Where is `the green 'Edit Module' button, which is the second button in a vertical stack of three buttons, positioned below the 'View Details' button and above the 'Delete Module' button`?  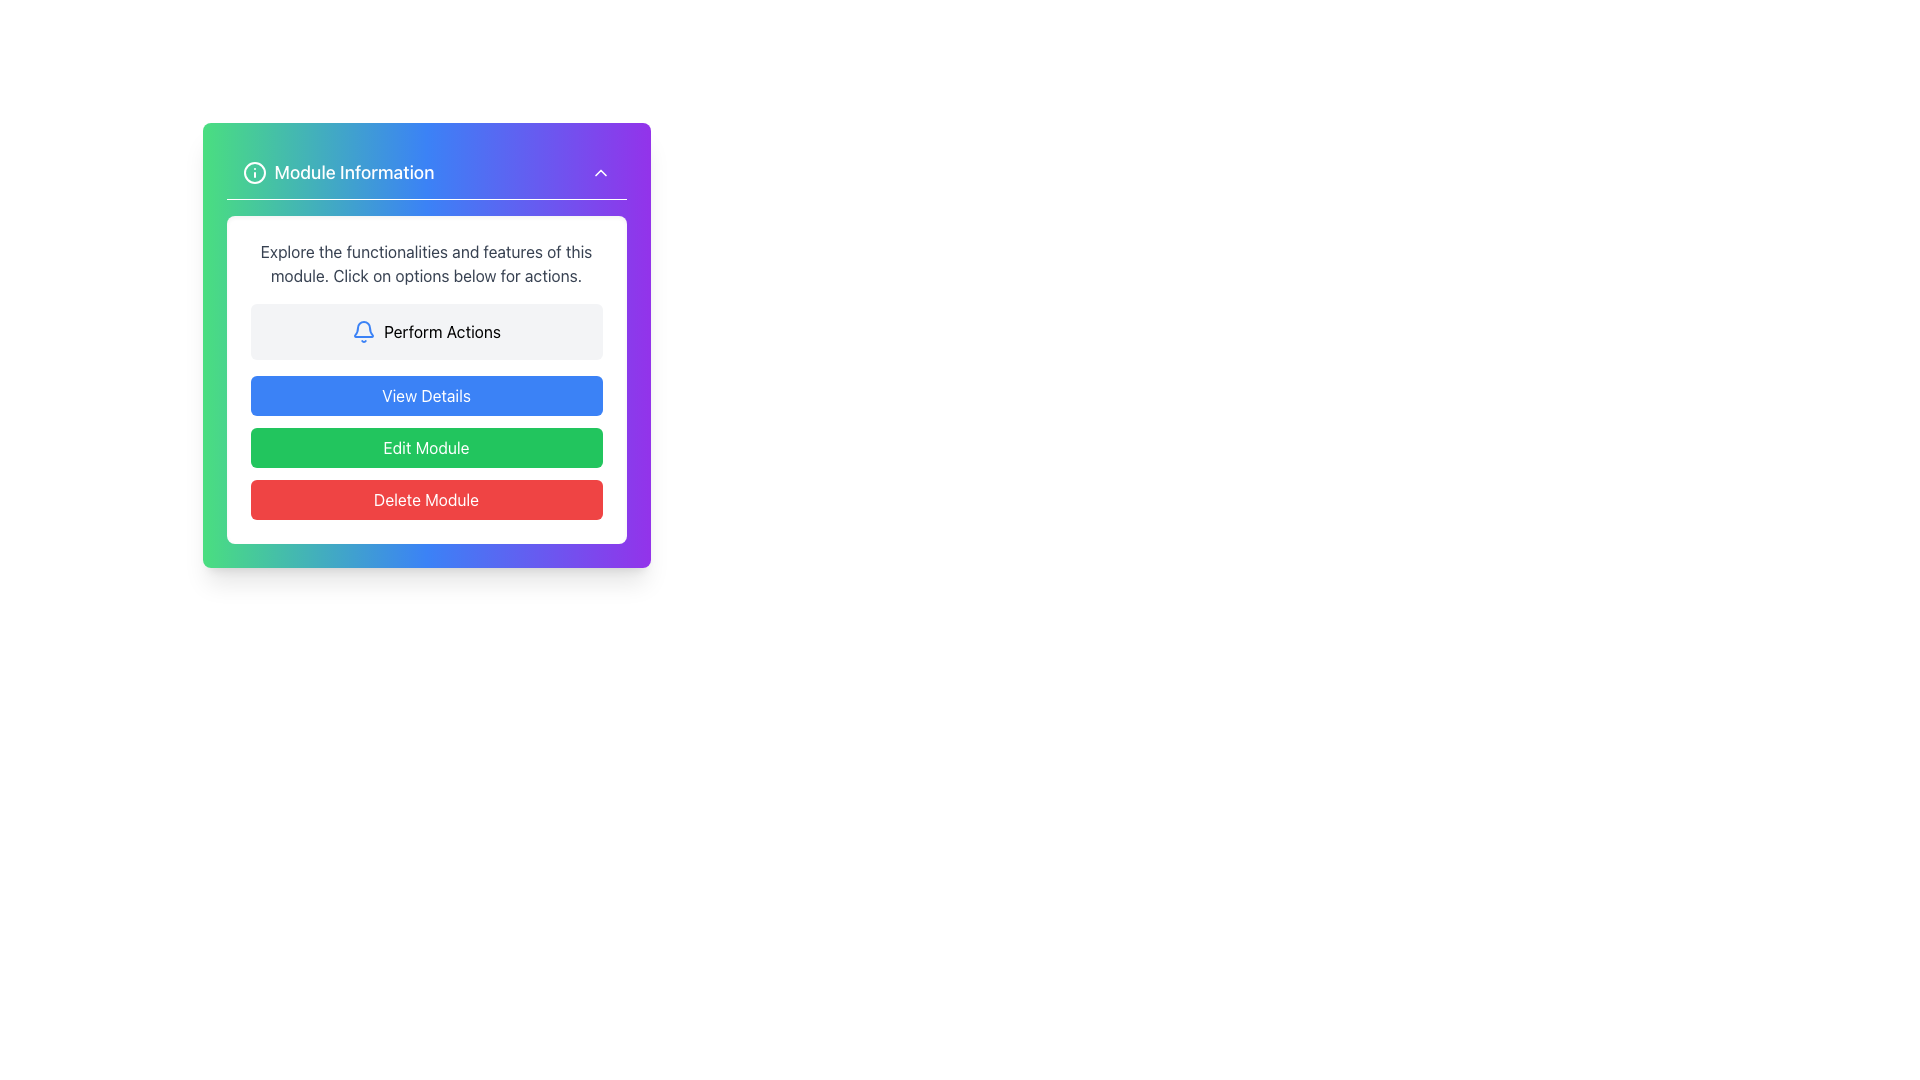
the green 'Edit Module' button, which is the second button in a vertical stack of three buttons, positioned below the 'View Details' button and above the 'Delete Module' button is located at coordinates (425, 446).